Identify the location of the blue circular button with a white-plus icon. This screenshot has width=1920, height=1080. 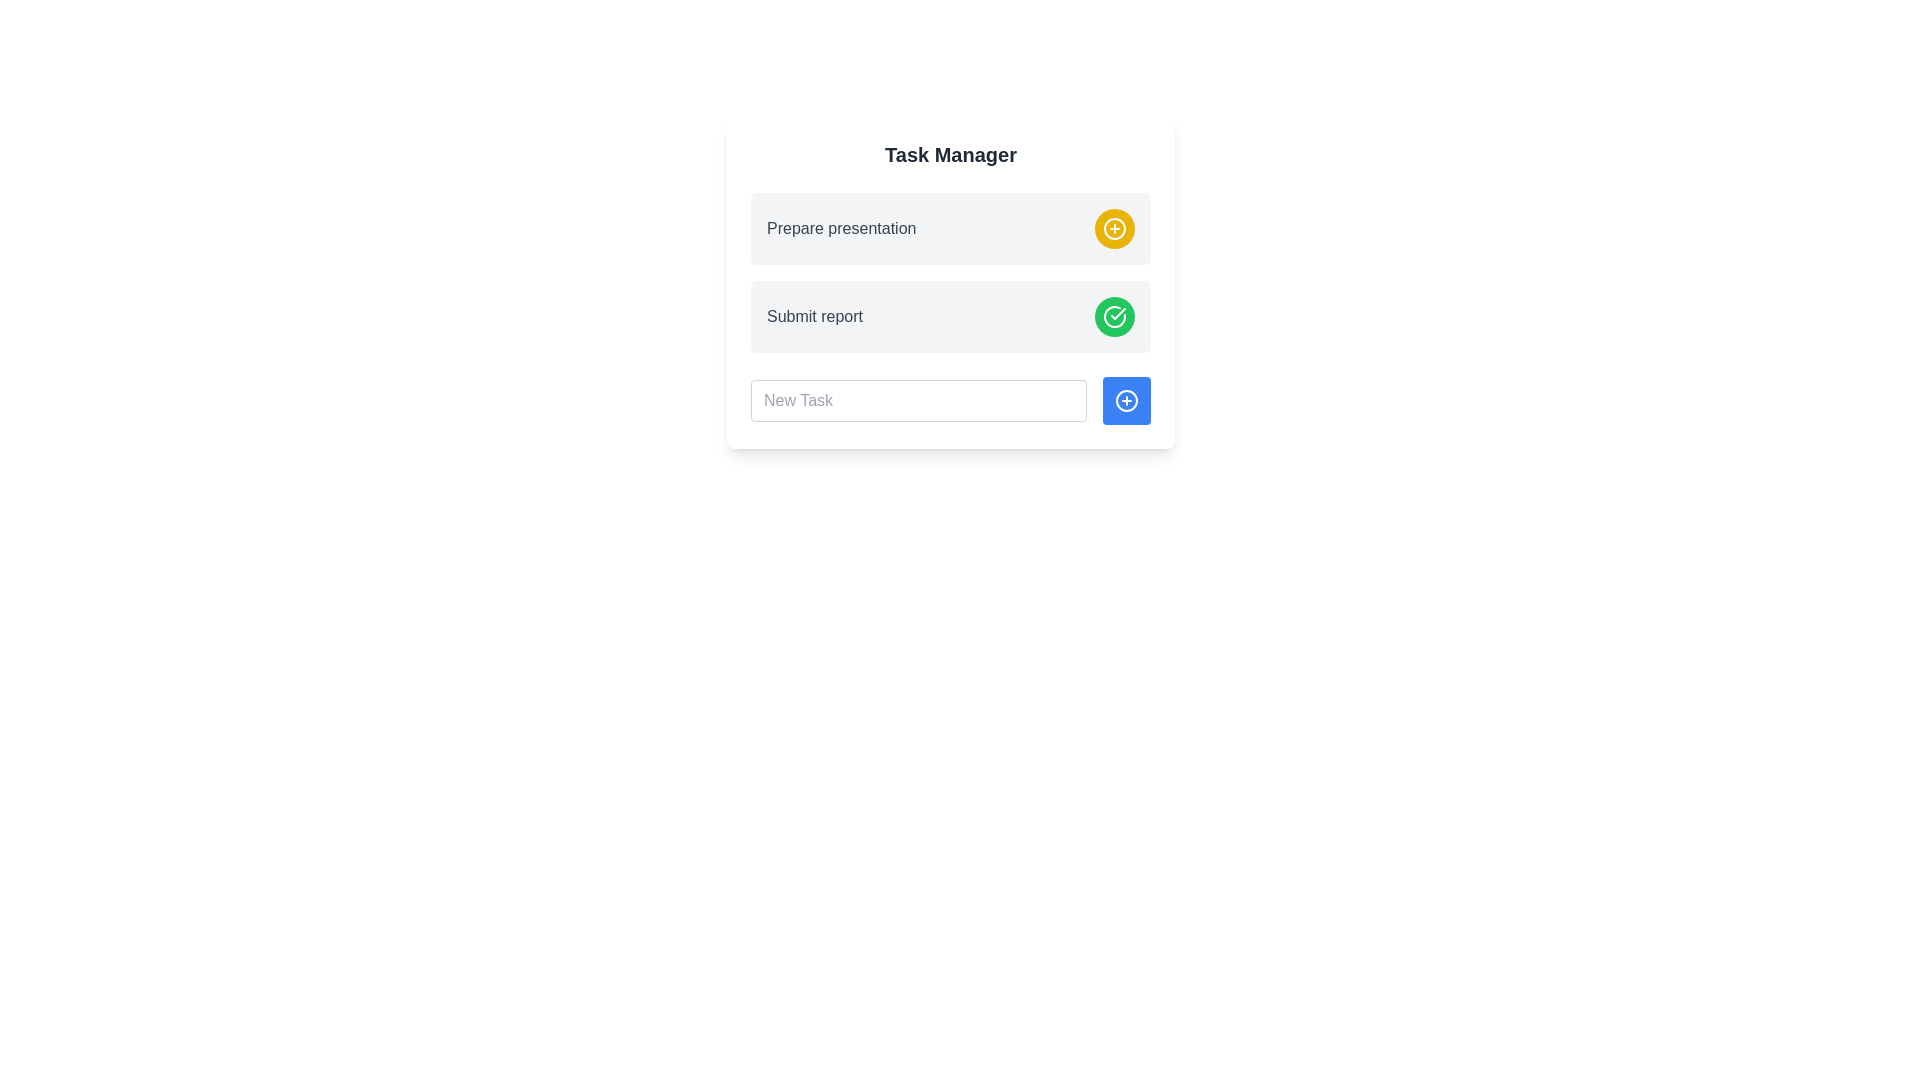
(1127, 401).